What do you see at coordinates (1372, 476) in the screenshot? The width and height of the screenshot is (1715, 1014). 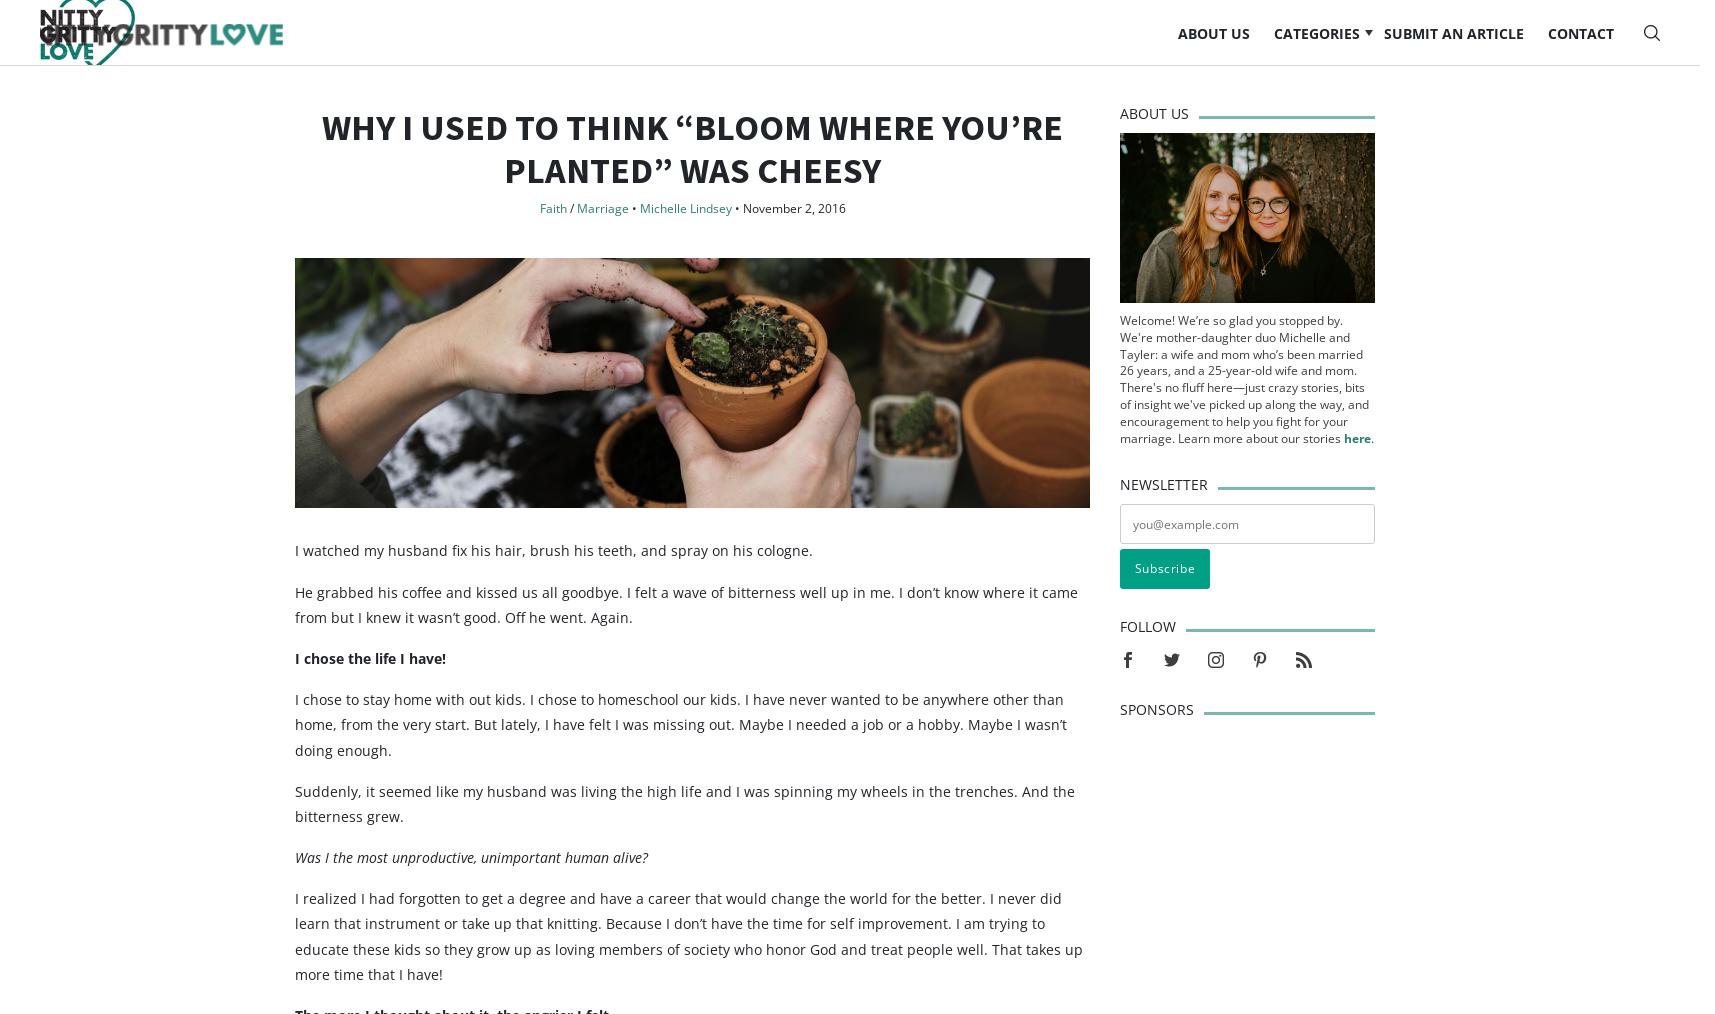 I see `'.'` at bounding box center [1372, 476].